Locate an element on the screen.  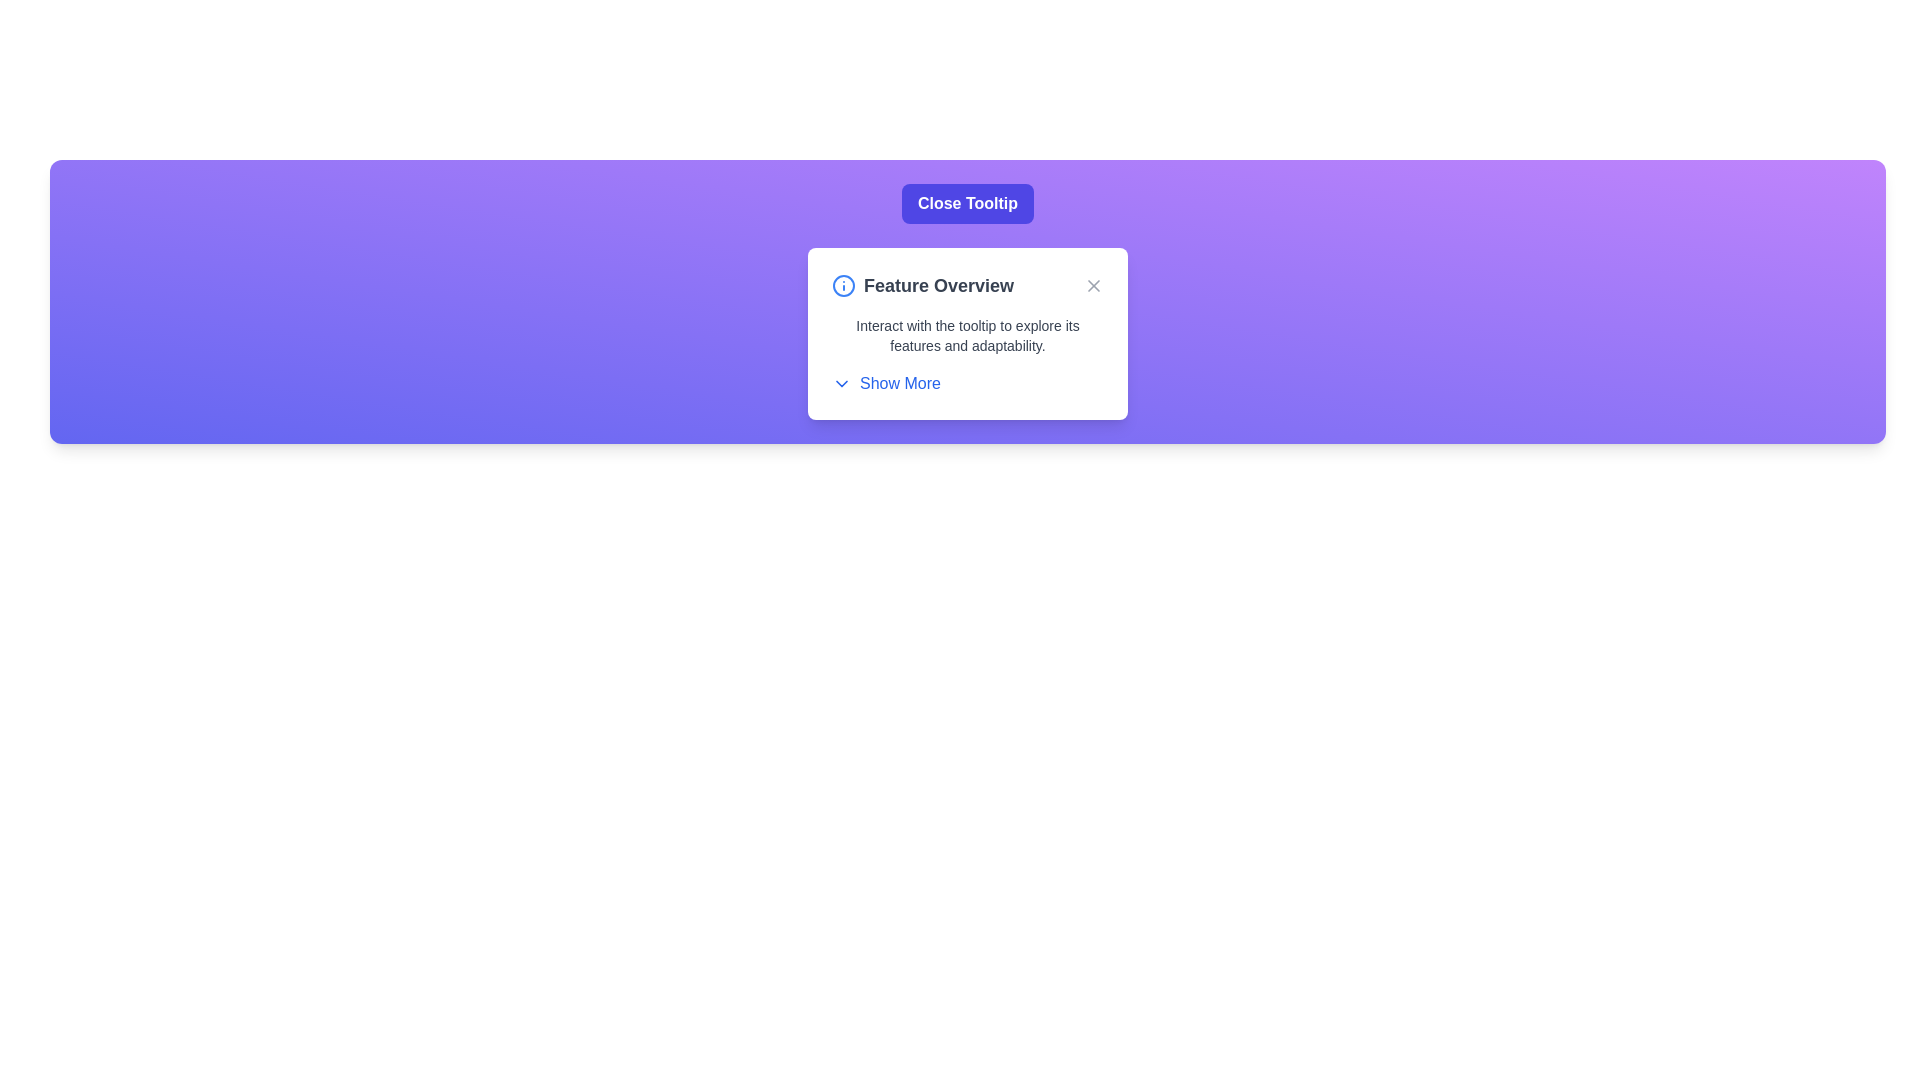
the button located at the bottom left of the 'Feature Overview' modal is located at coordinates (885, 384).